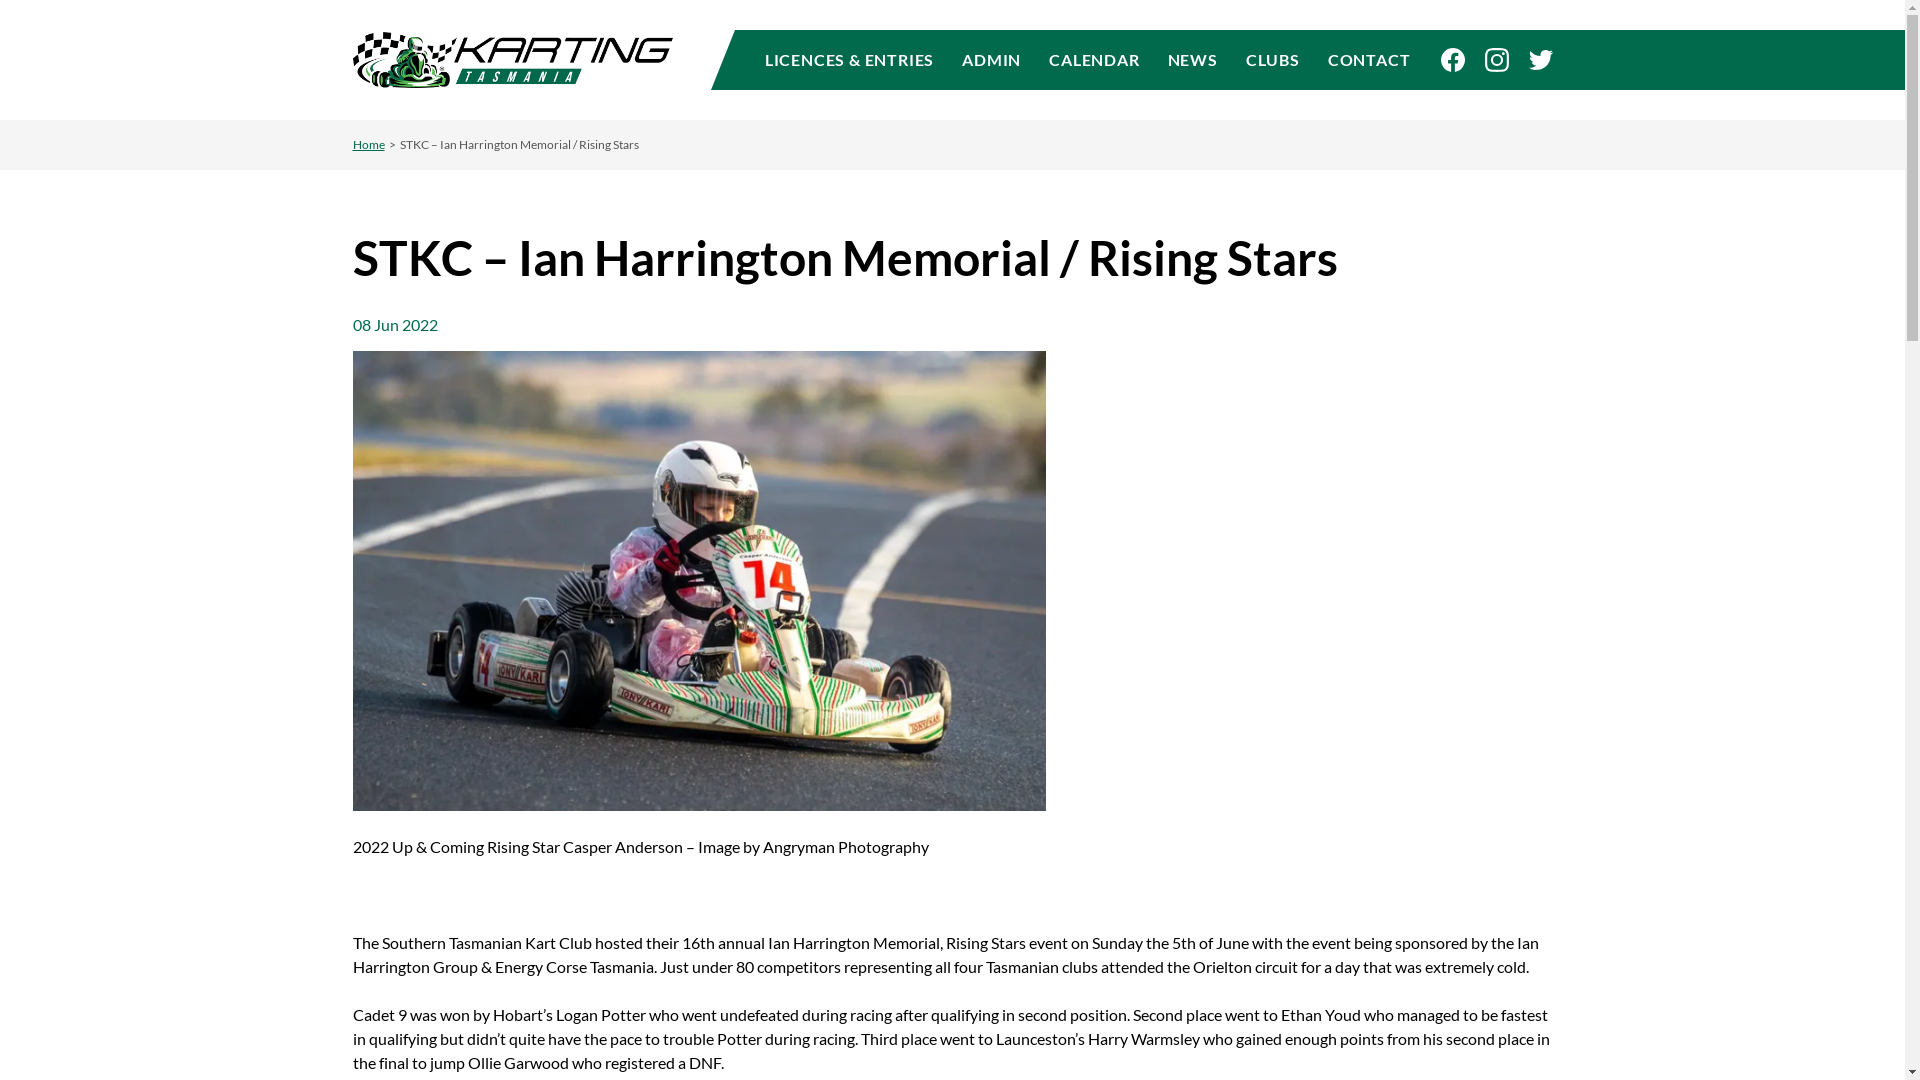 The image size is (1920, 1080). I want to click on 'CLUBS', so click(1271, 59).